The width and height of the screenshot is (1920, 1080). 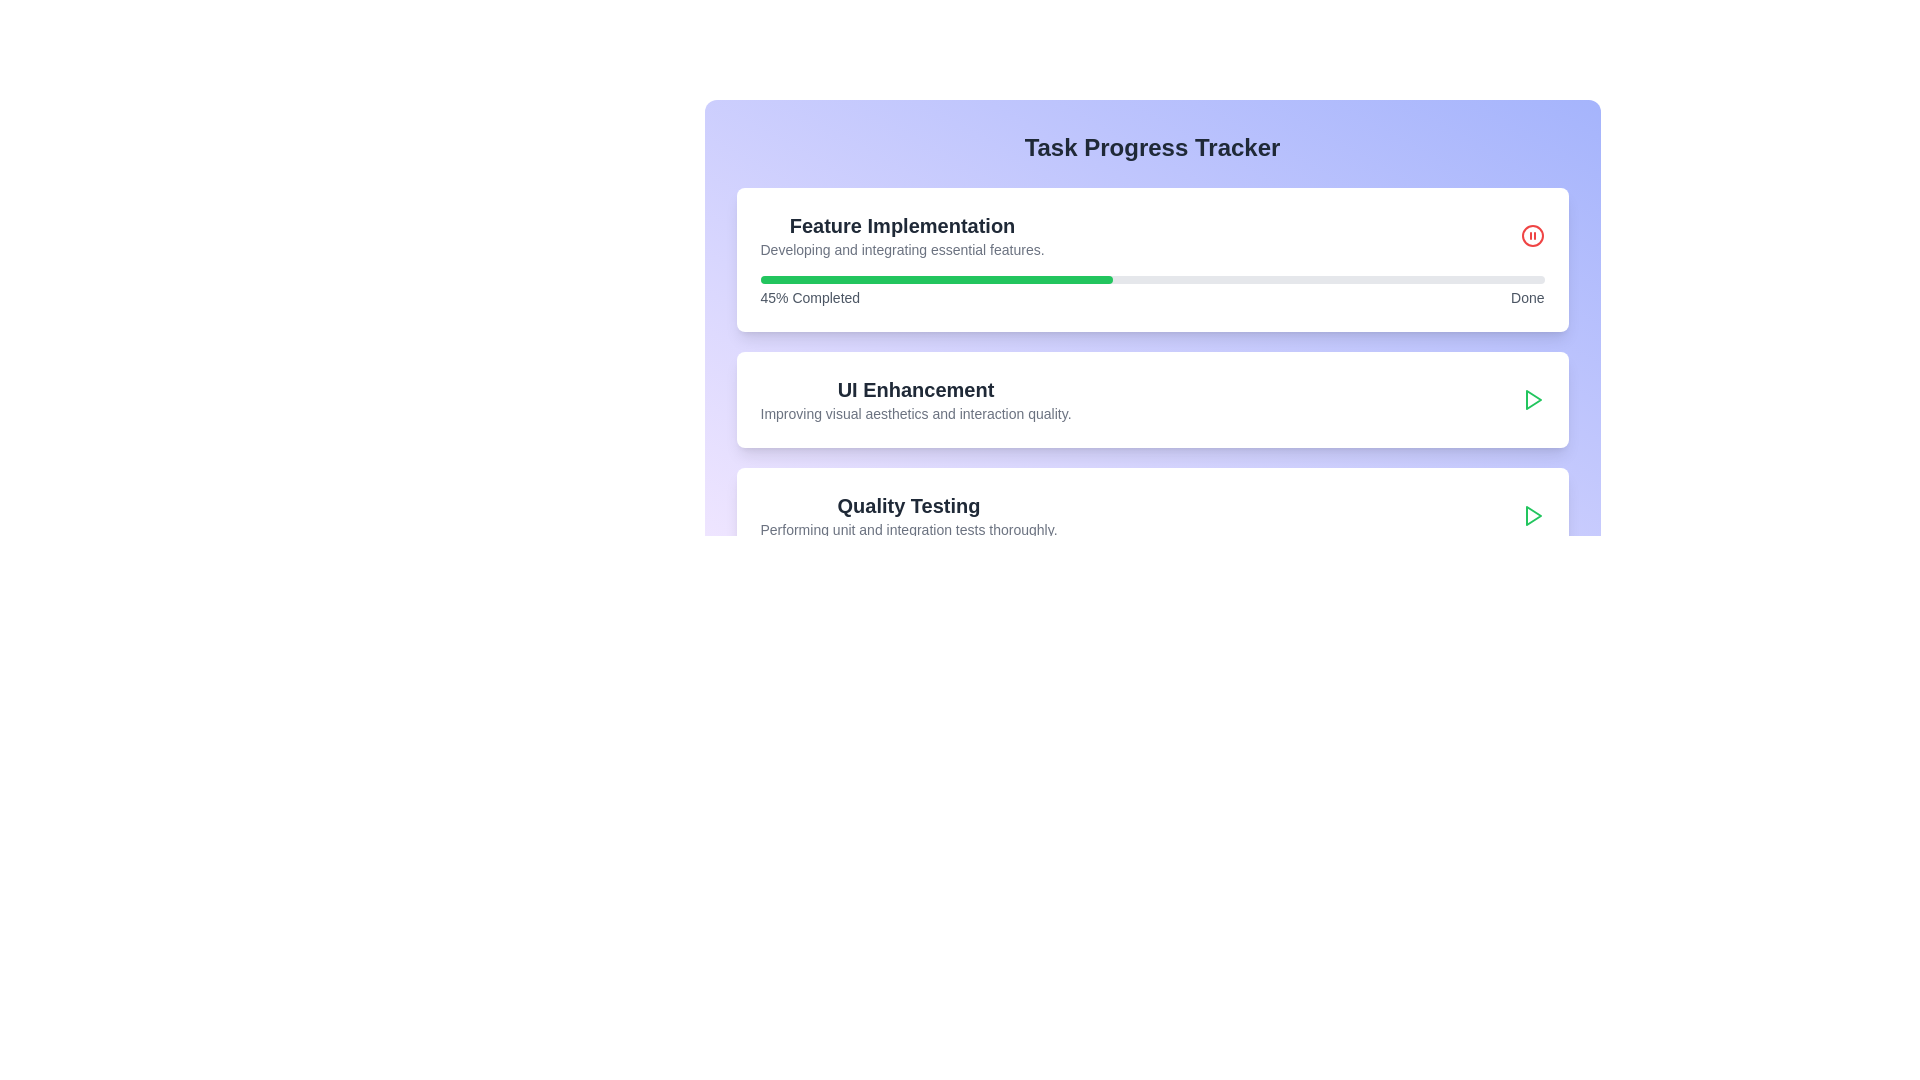 What do you see at coordinates (1152, 146) in the screenshot?
I see `the static text label displaying 'Task Progress Tracker' at the top of the interface, which is bold and large, serving as a header` at bounding box center [1152, 146].